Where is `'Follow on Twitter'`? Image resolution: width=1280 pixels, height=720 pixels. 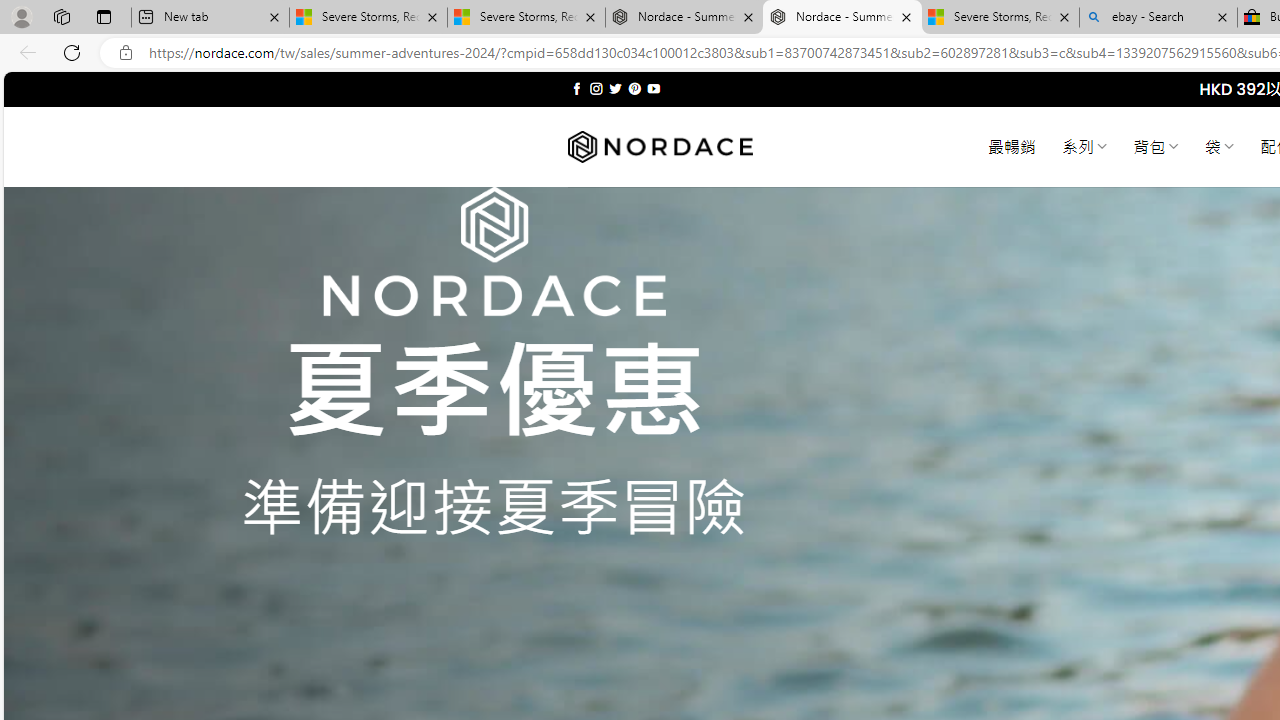 'Follow on Twitter' is located at coordinates (614, 88).